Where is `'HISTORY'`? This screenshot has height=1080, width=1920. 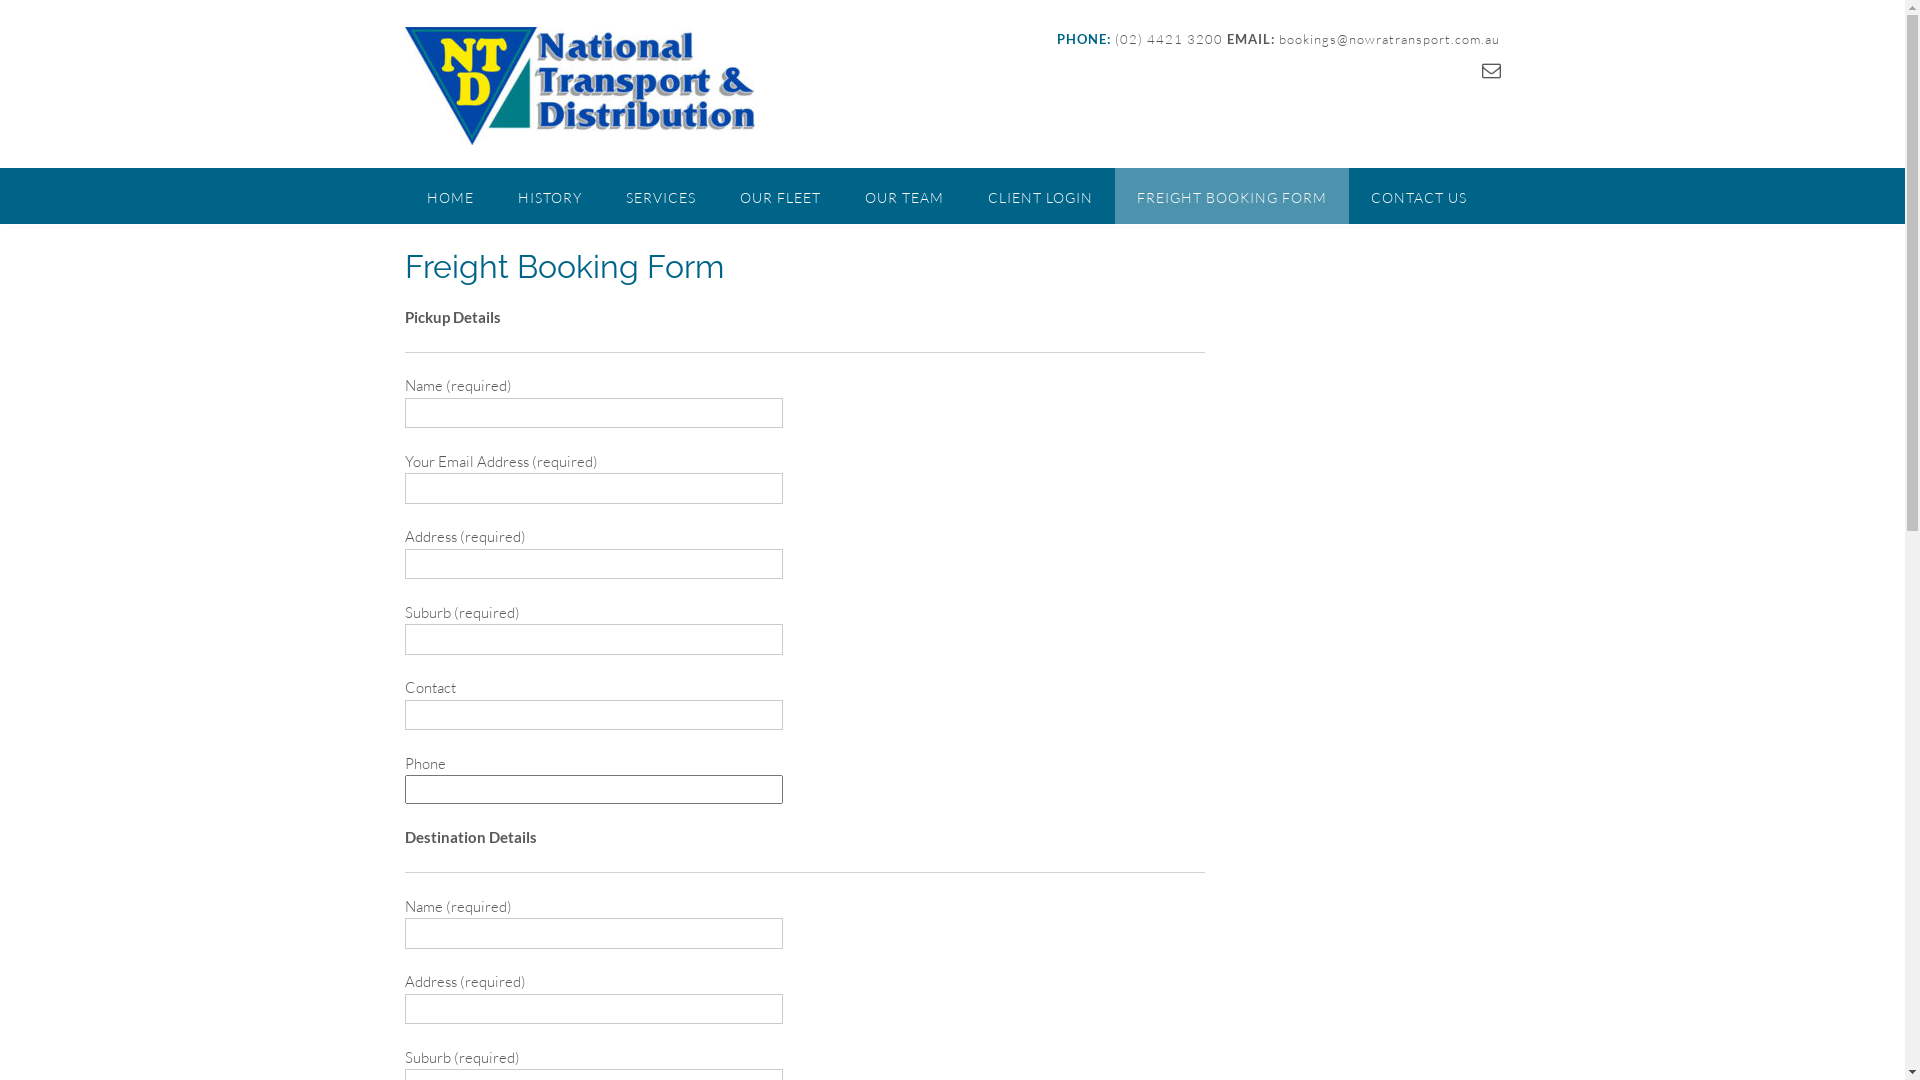
'HISTORY' is located at coordinates (550, 196).